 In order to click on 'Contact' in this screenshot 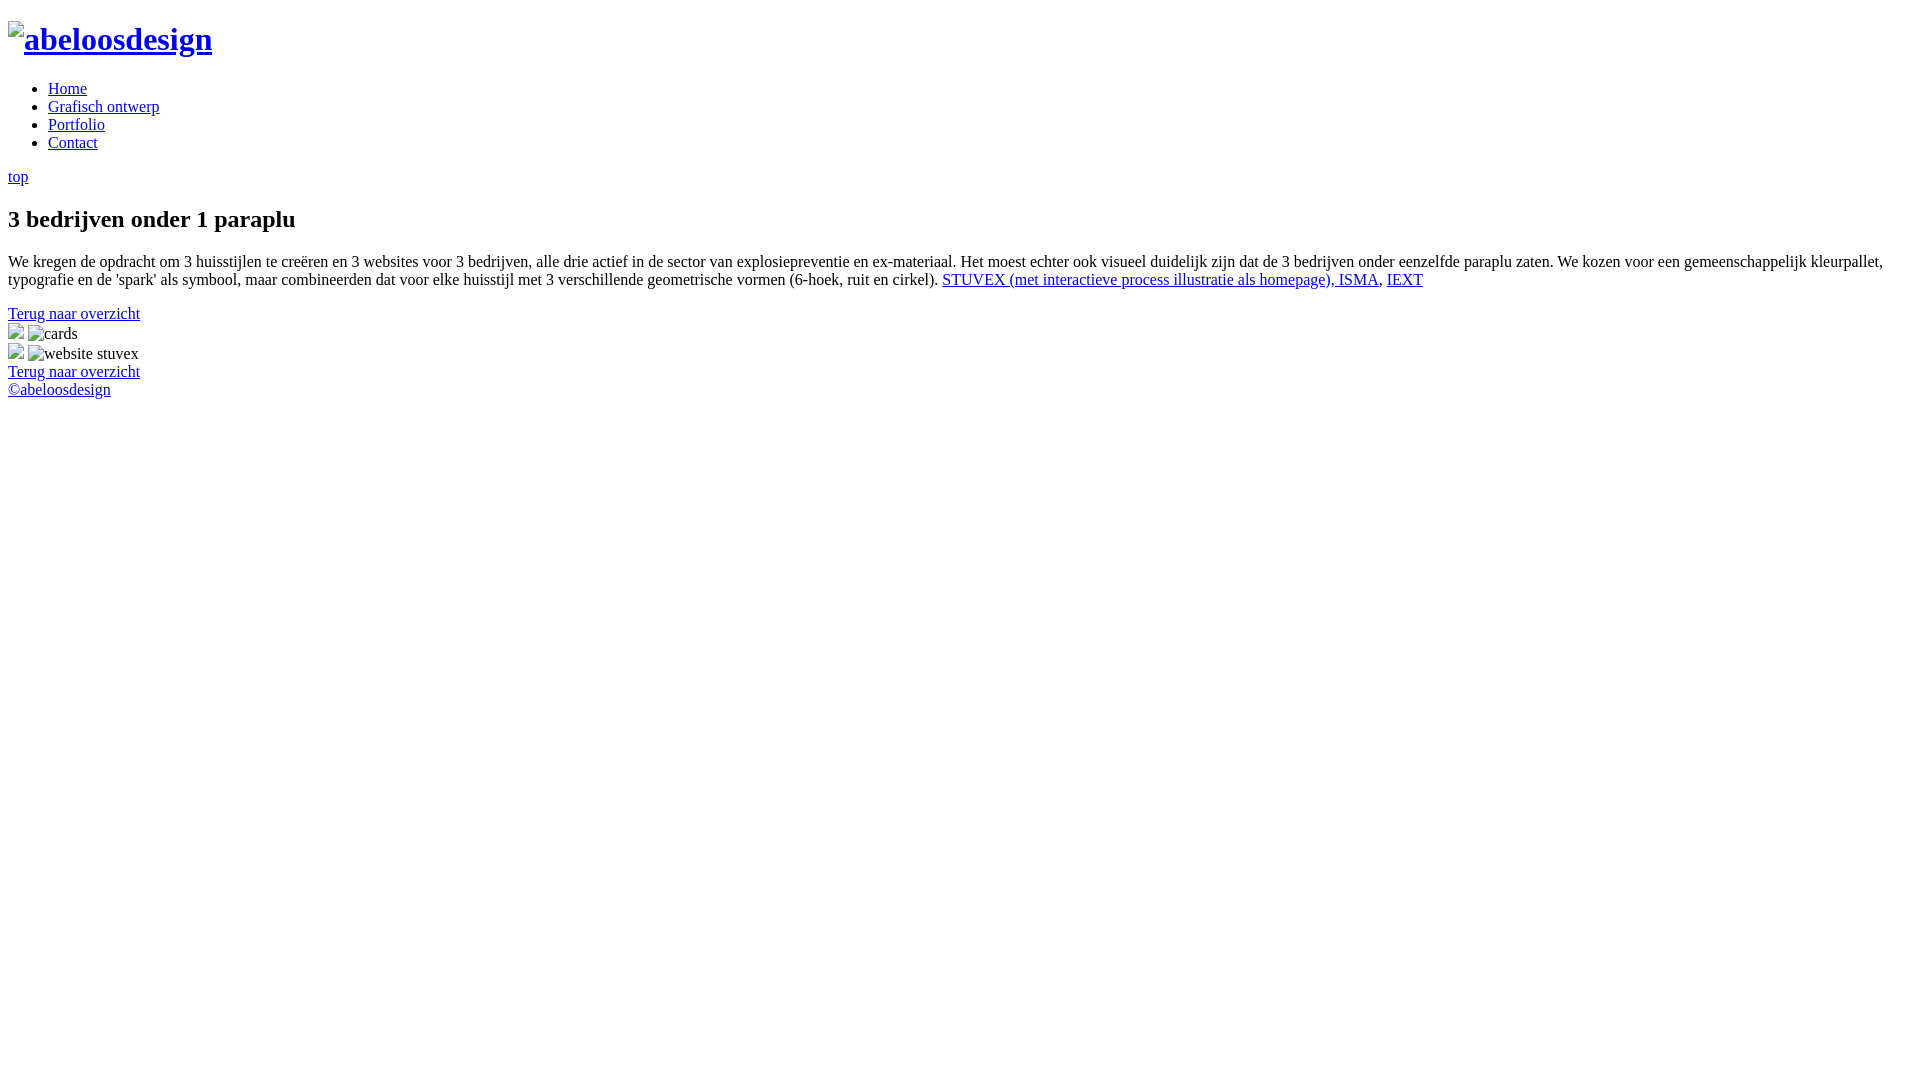, I will do `click(72, 141)`.